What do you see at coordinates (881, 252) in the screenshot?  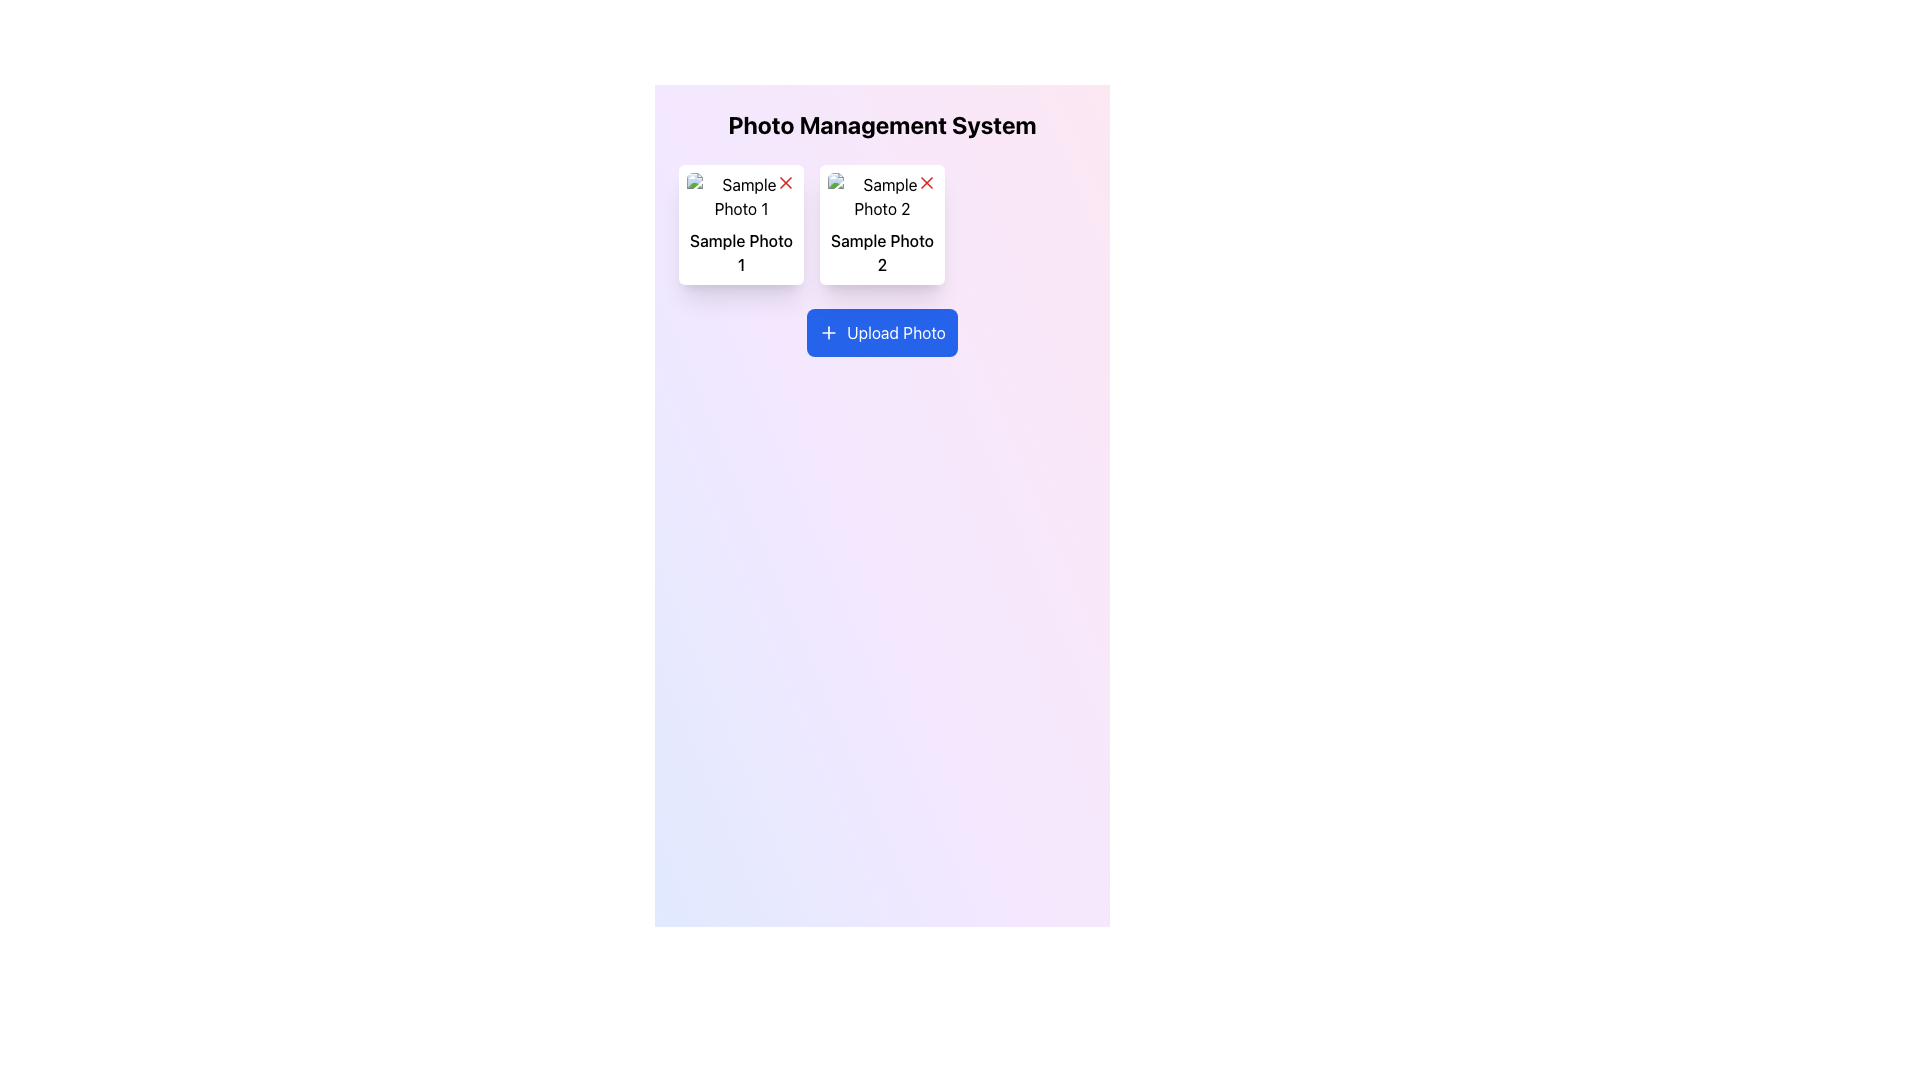 I see `text content of the text label displaying 'Sample Photo 2', which is black, center-aligned, and located at the bottom center of the second photo card` at bounding box center [881, 252].